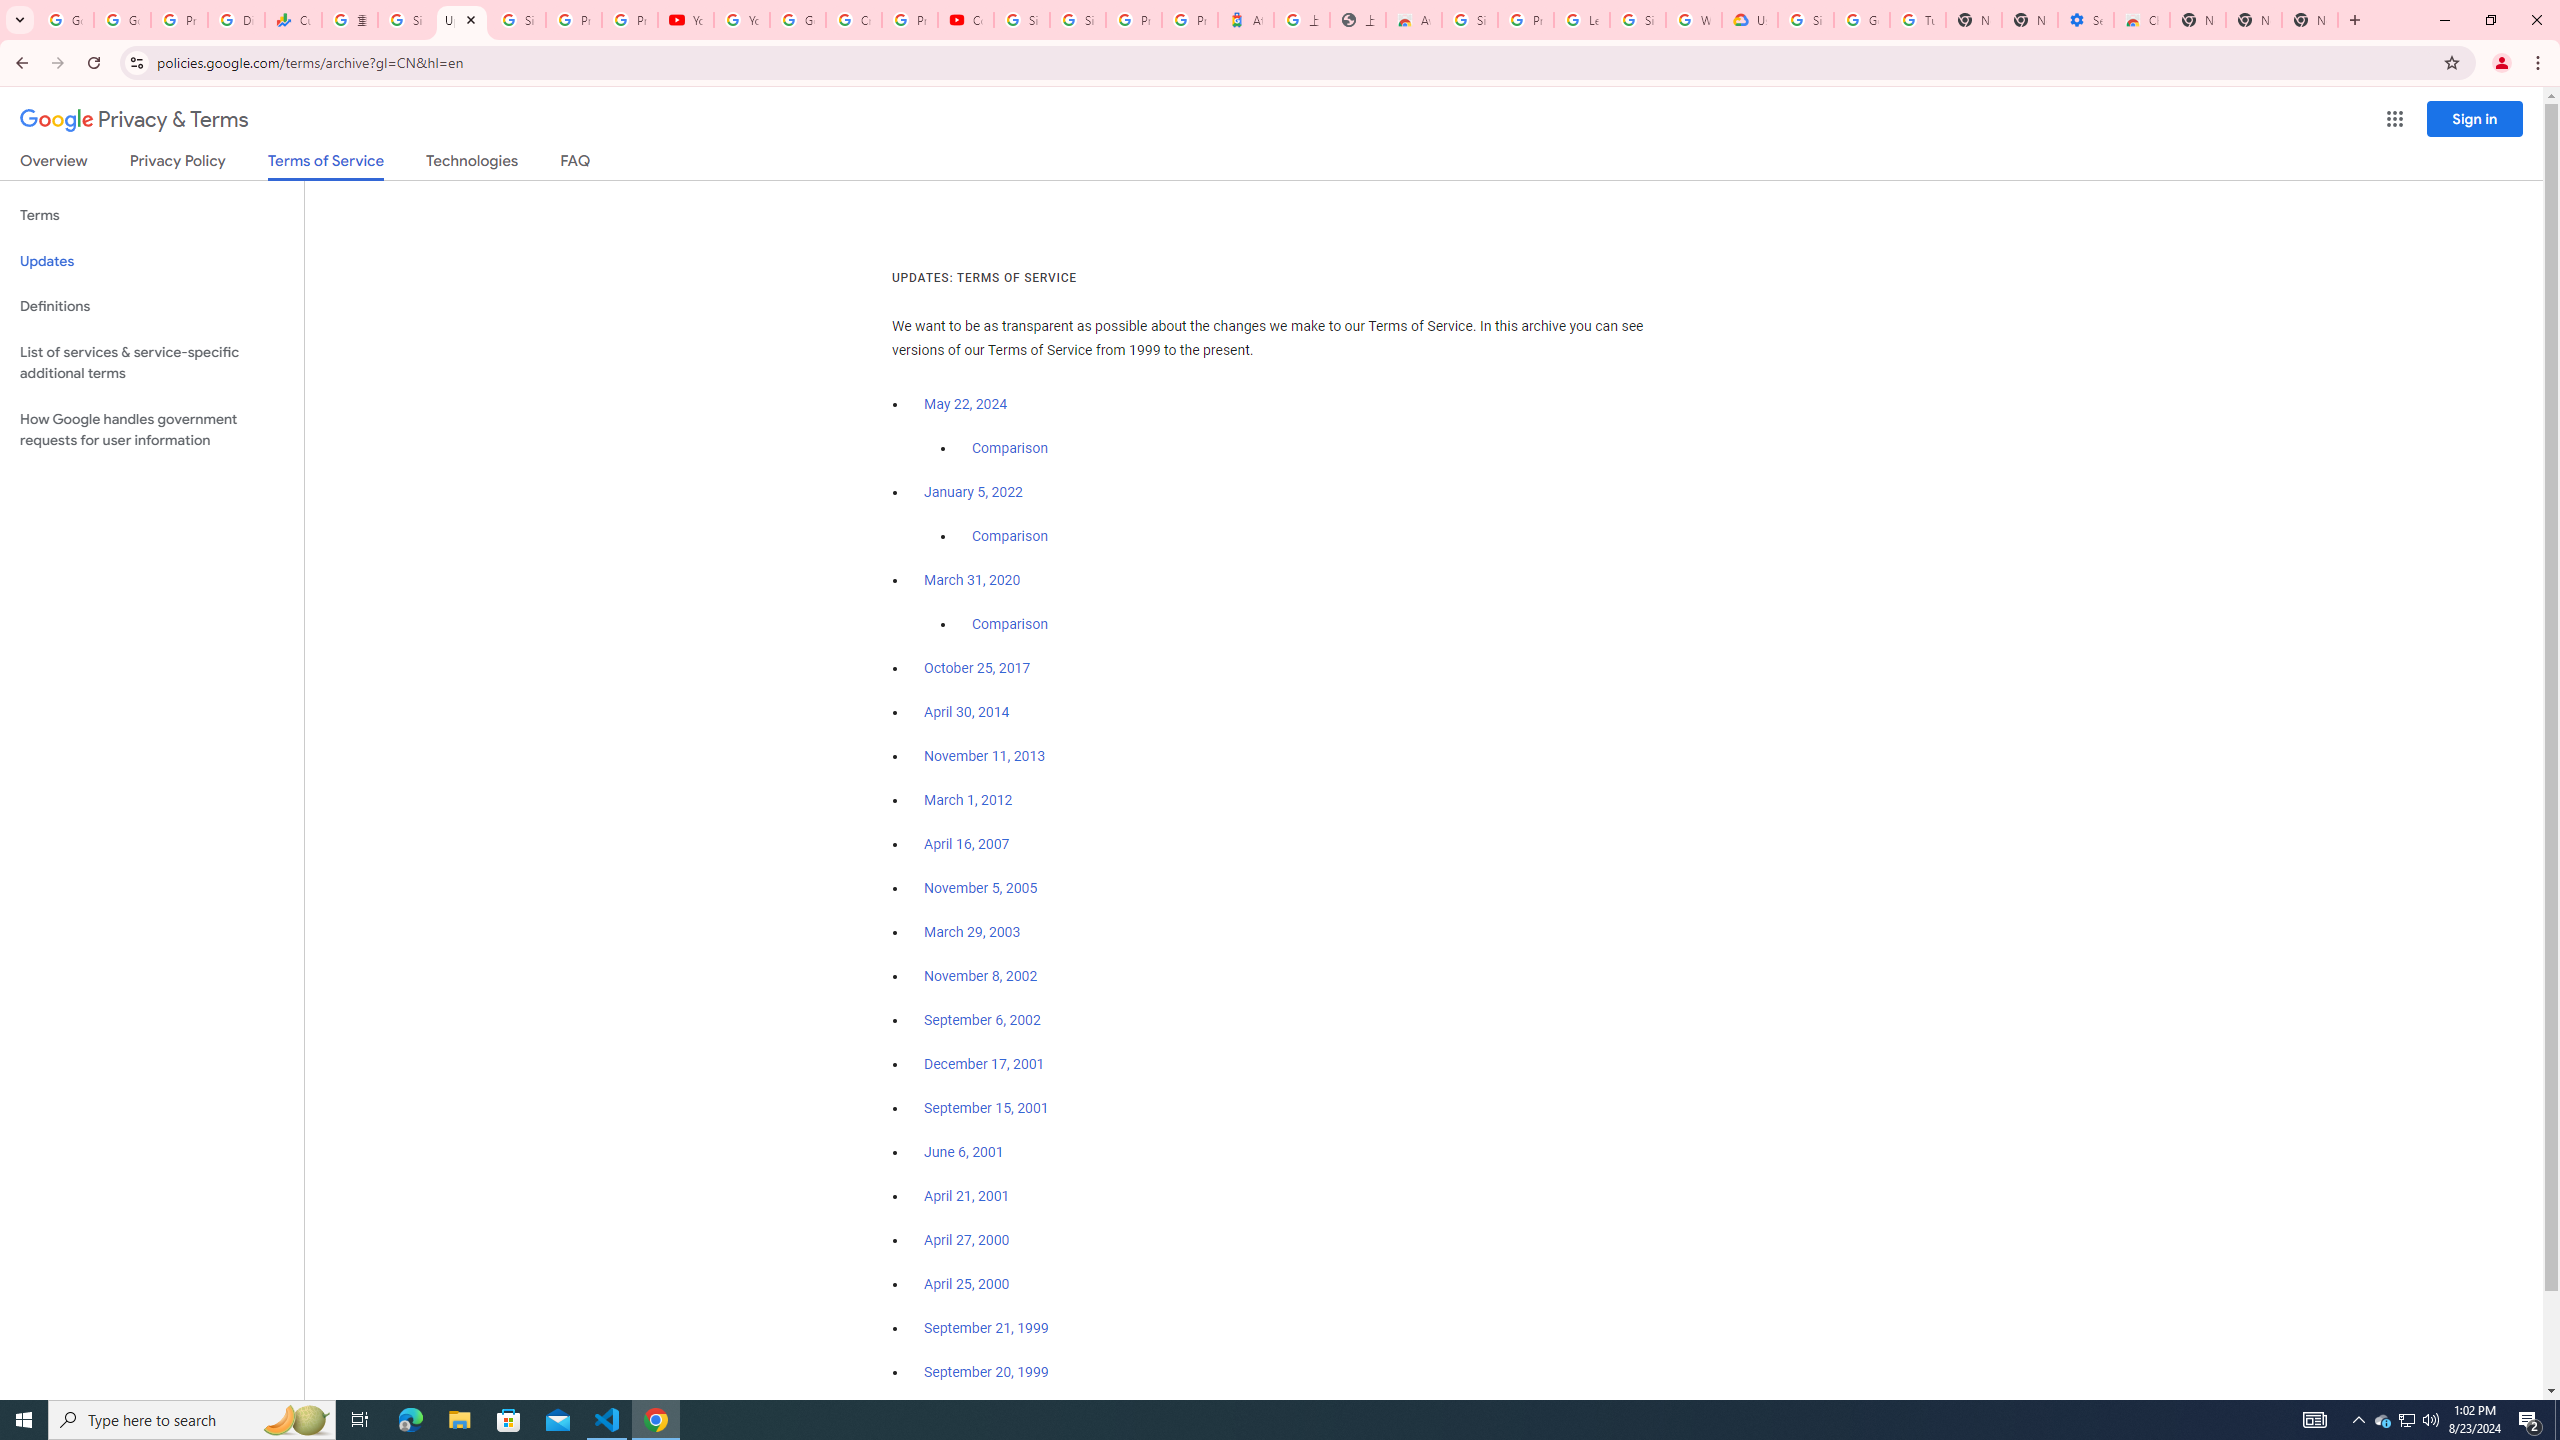 The width and height of the screenshot is (2560, 1440). Describe the element at coordinates (293, 19) in the screenshot. I see `'Currencies - Google Finance'` at that location.